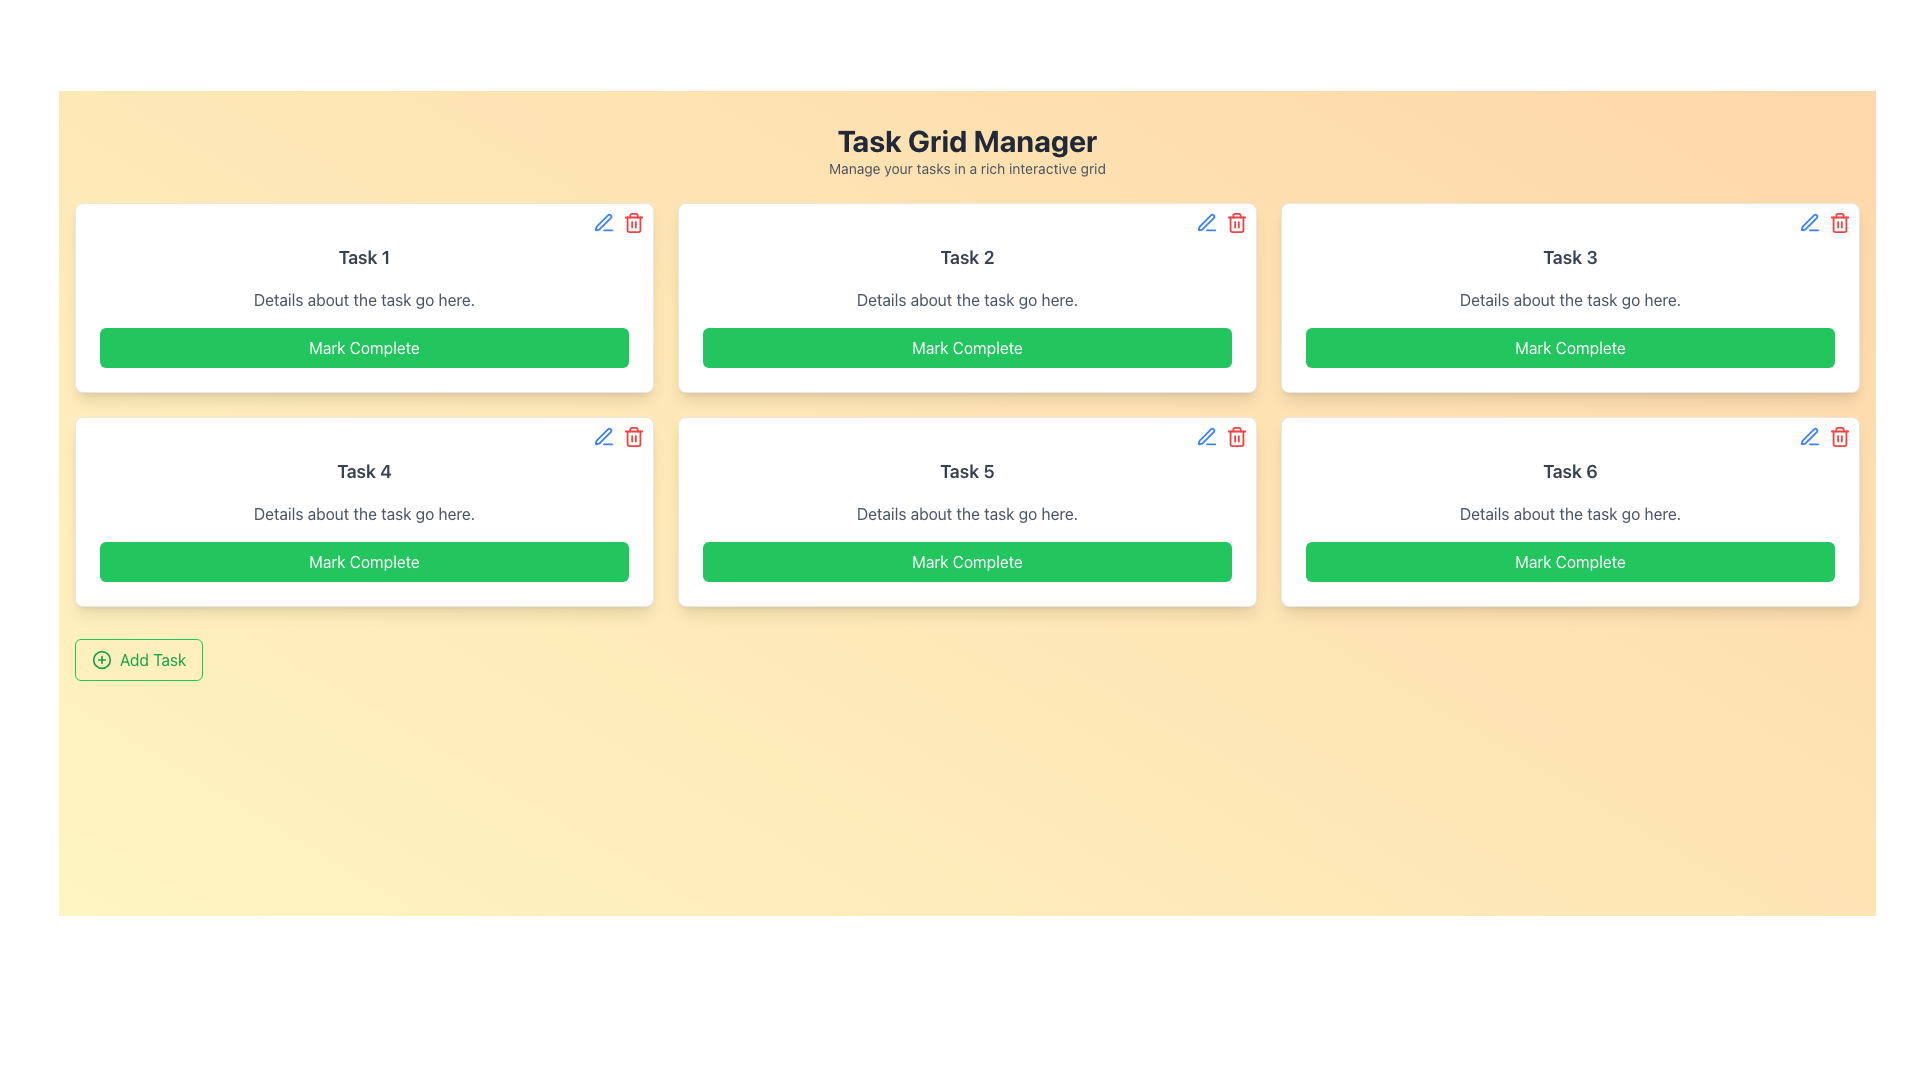 This screenshot has height=1080, width=1920. Describe the element at coordinates (1839, 435) in the screenshot. I see `the trash icon button located` at that location.